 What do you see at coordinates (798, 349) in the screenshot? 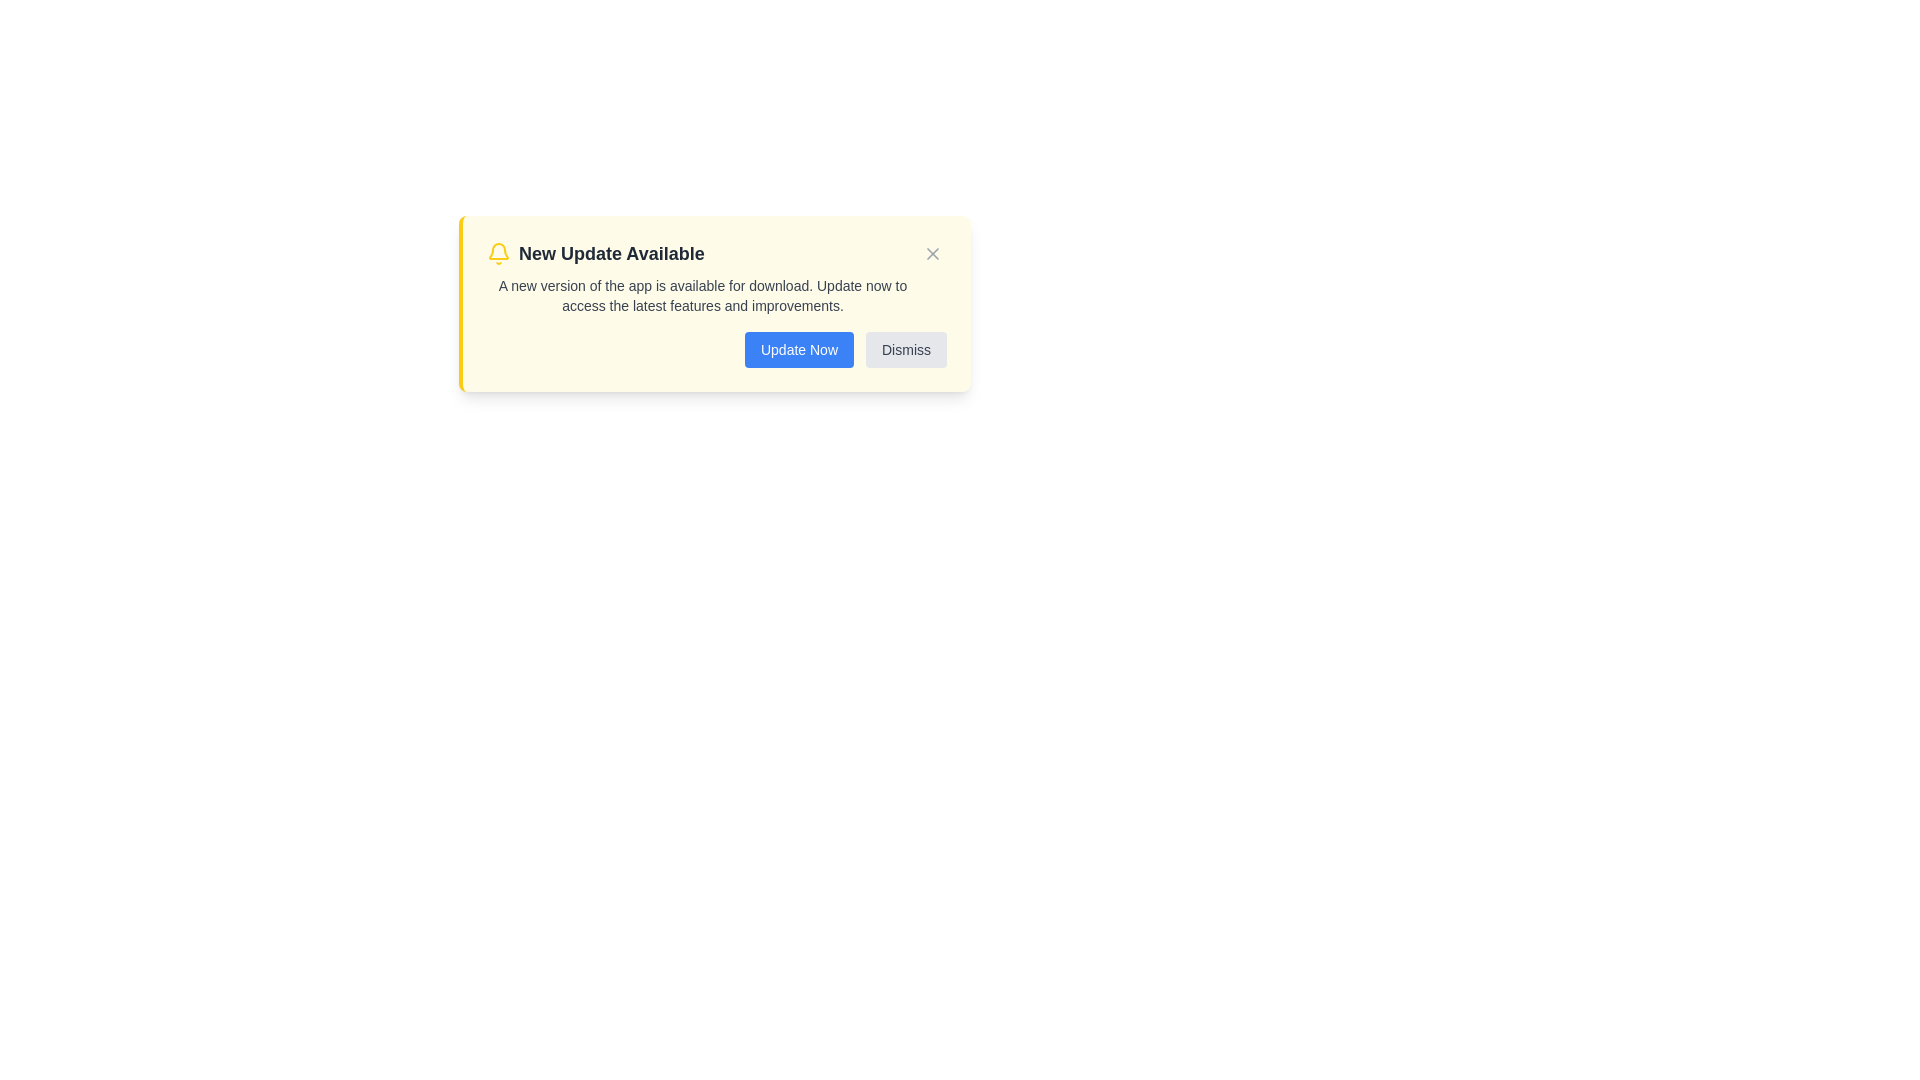
I see `the 'Update Now' button to initiate the update process` at bounding box center [798, 349].